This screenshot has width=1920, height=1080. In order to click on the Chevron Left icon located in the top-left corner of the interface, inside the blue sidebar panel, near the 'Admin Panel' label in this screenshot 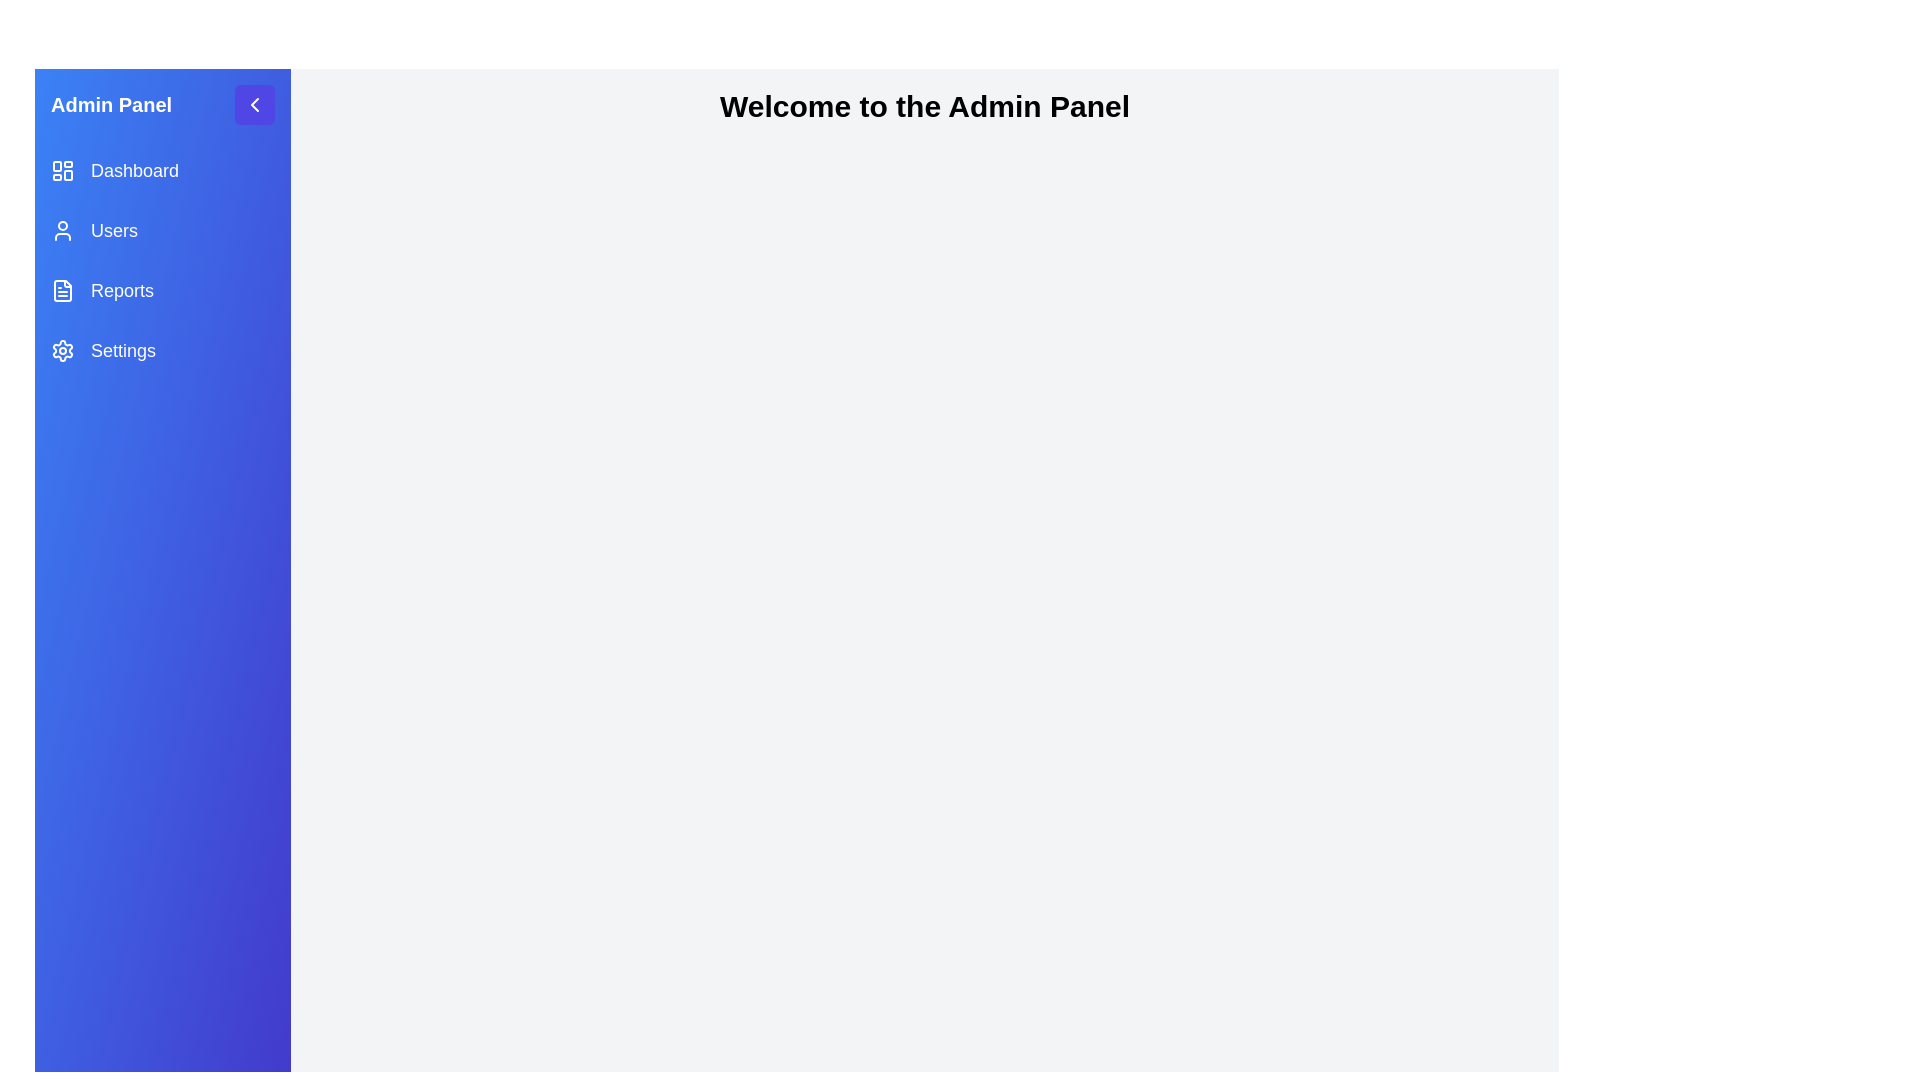, I will do `click(253, 104)`.